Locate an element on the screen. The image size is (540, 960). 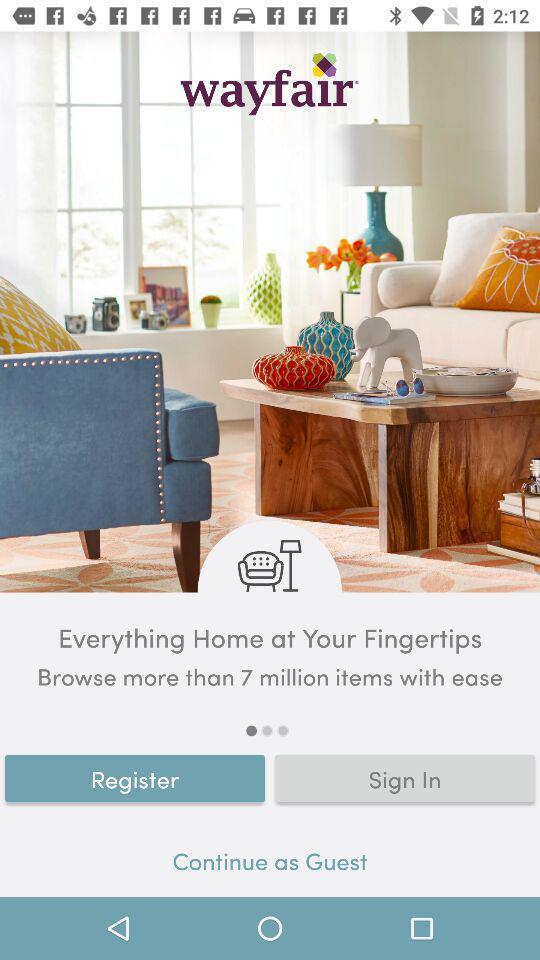
the sign in is located at coordinates (405, 777).